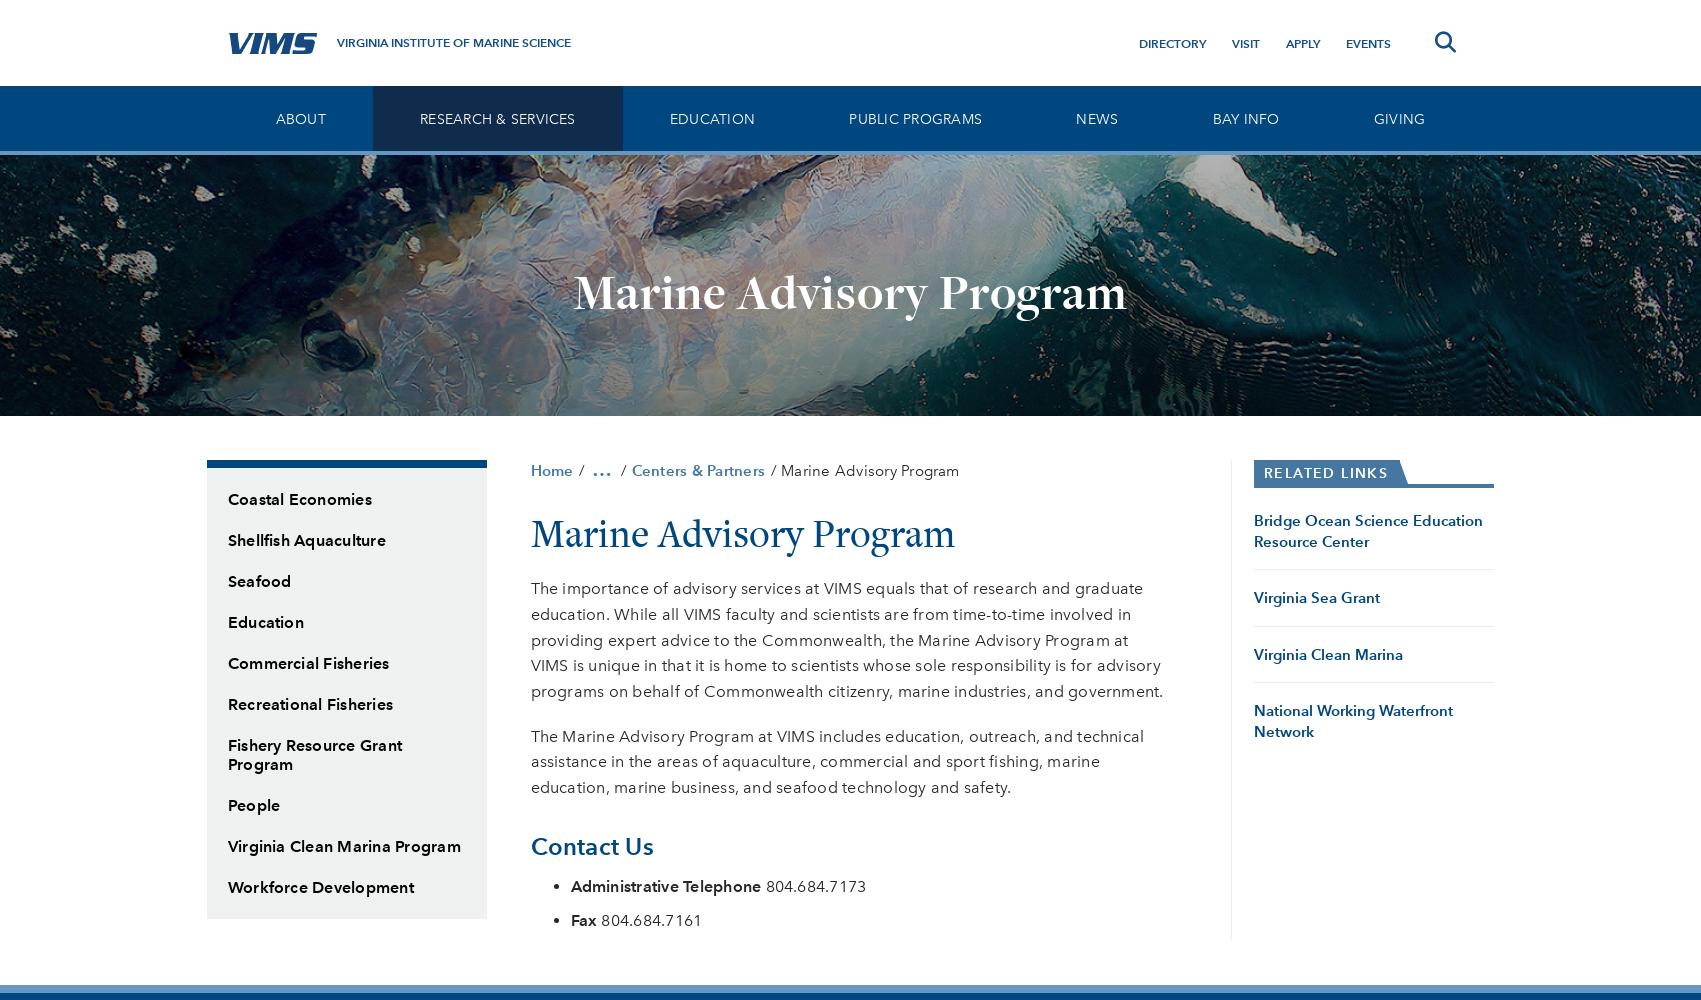  I want to click on 'Directory', so click(1170, 43).